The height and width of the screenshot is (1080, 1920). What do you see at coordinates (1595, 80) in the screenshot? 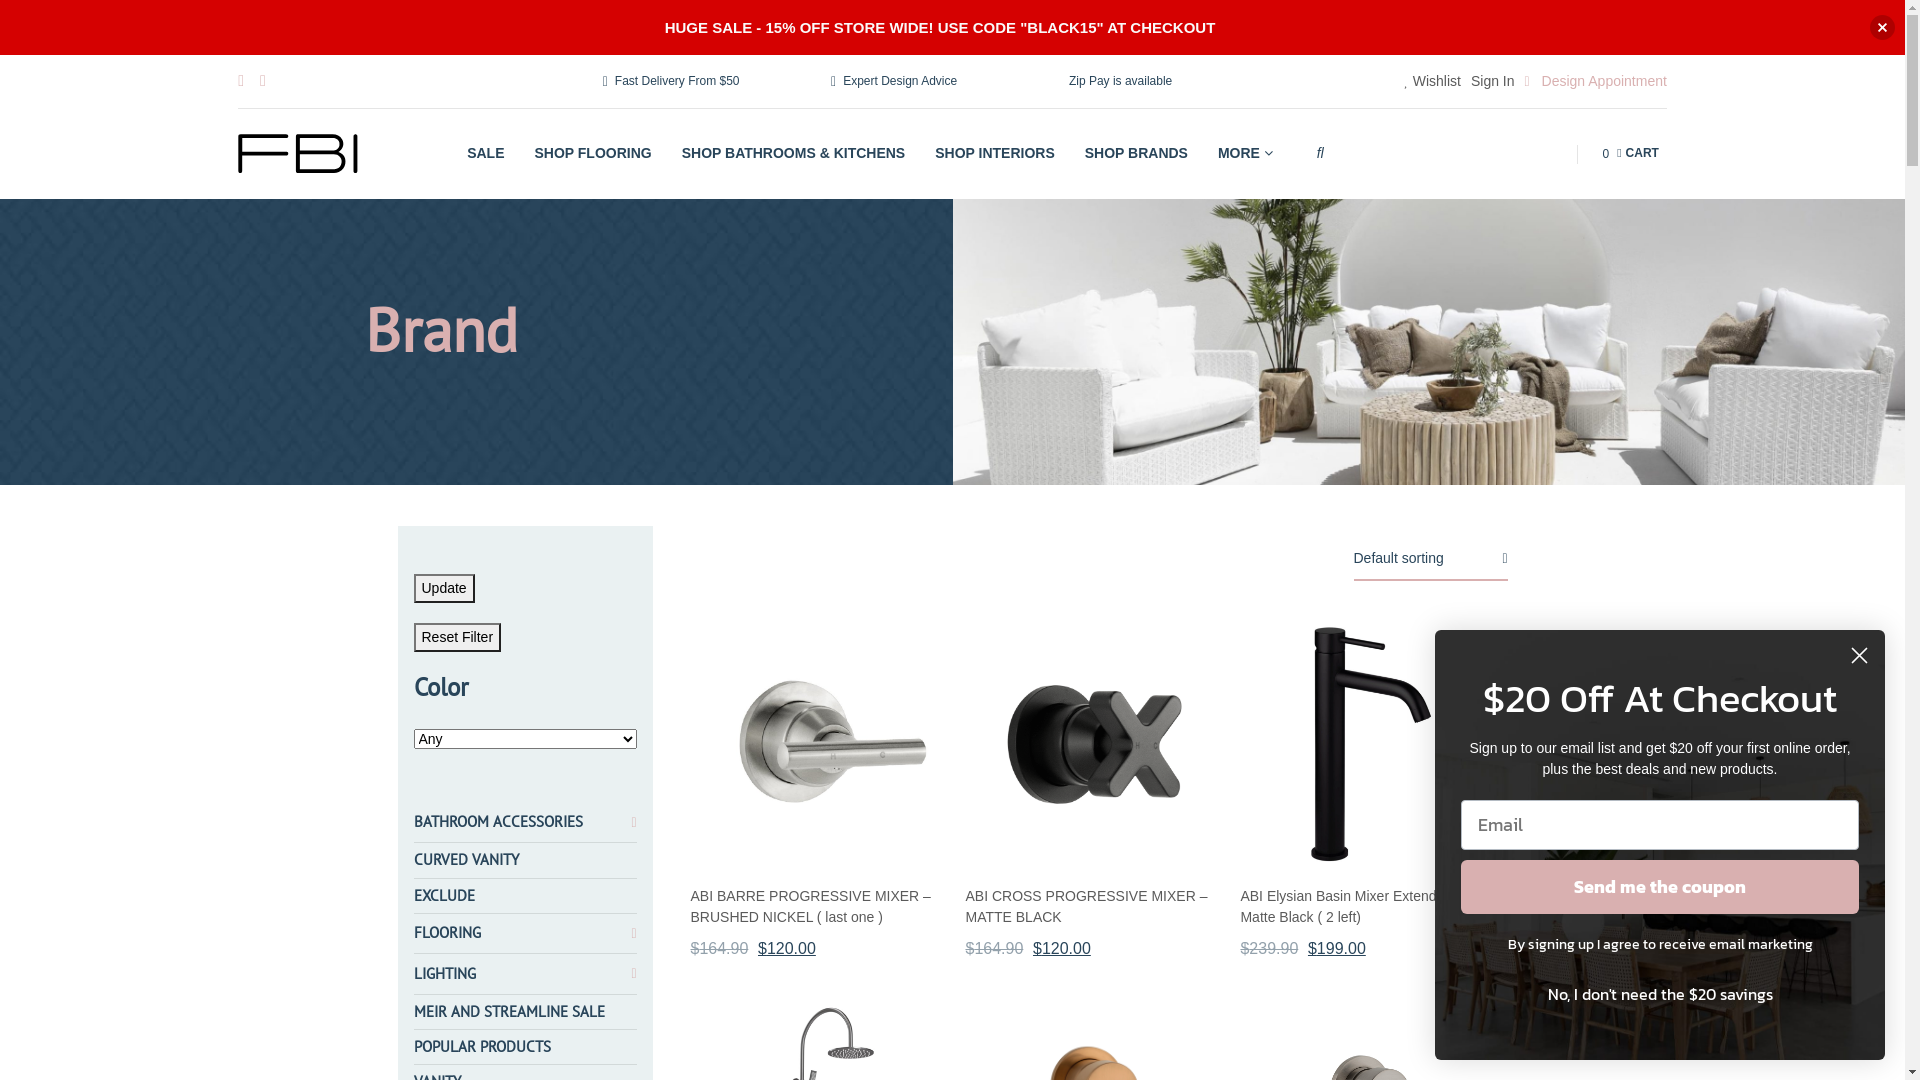
I see `'Design Appointment'` at bounding box center [1595, 80].